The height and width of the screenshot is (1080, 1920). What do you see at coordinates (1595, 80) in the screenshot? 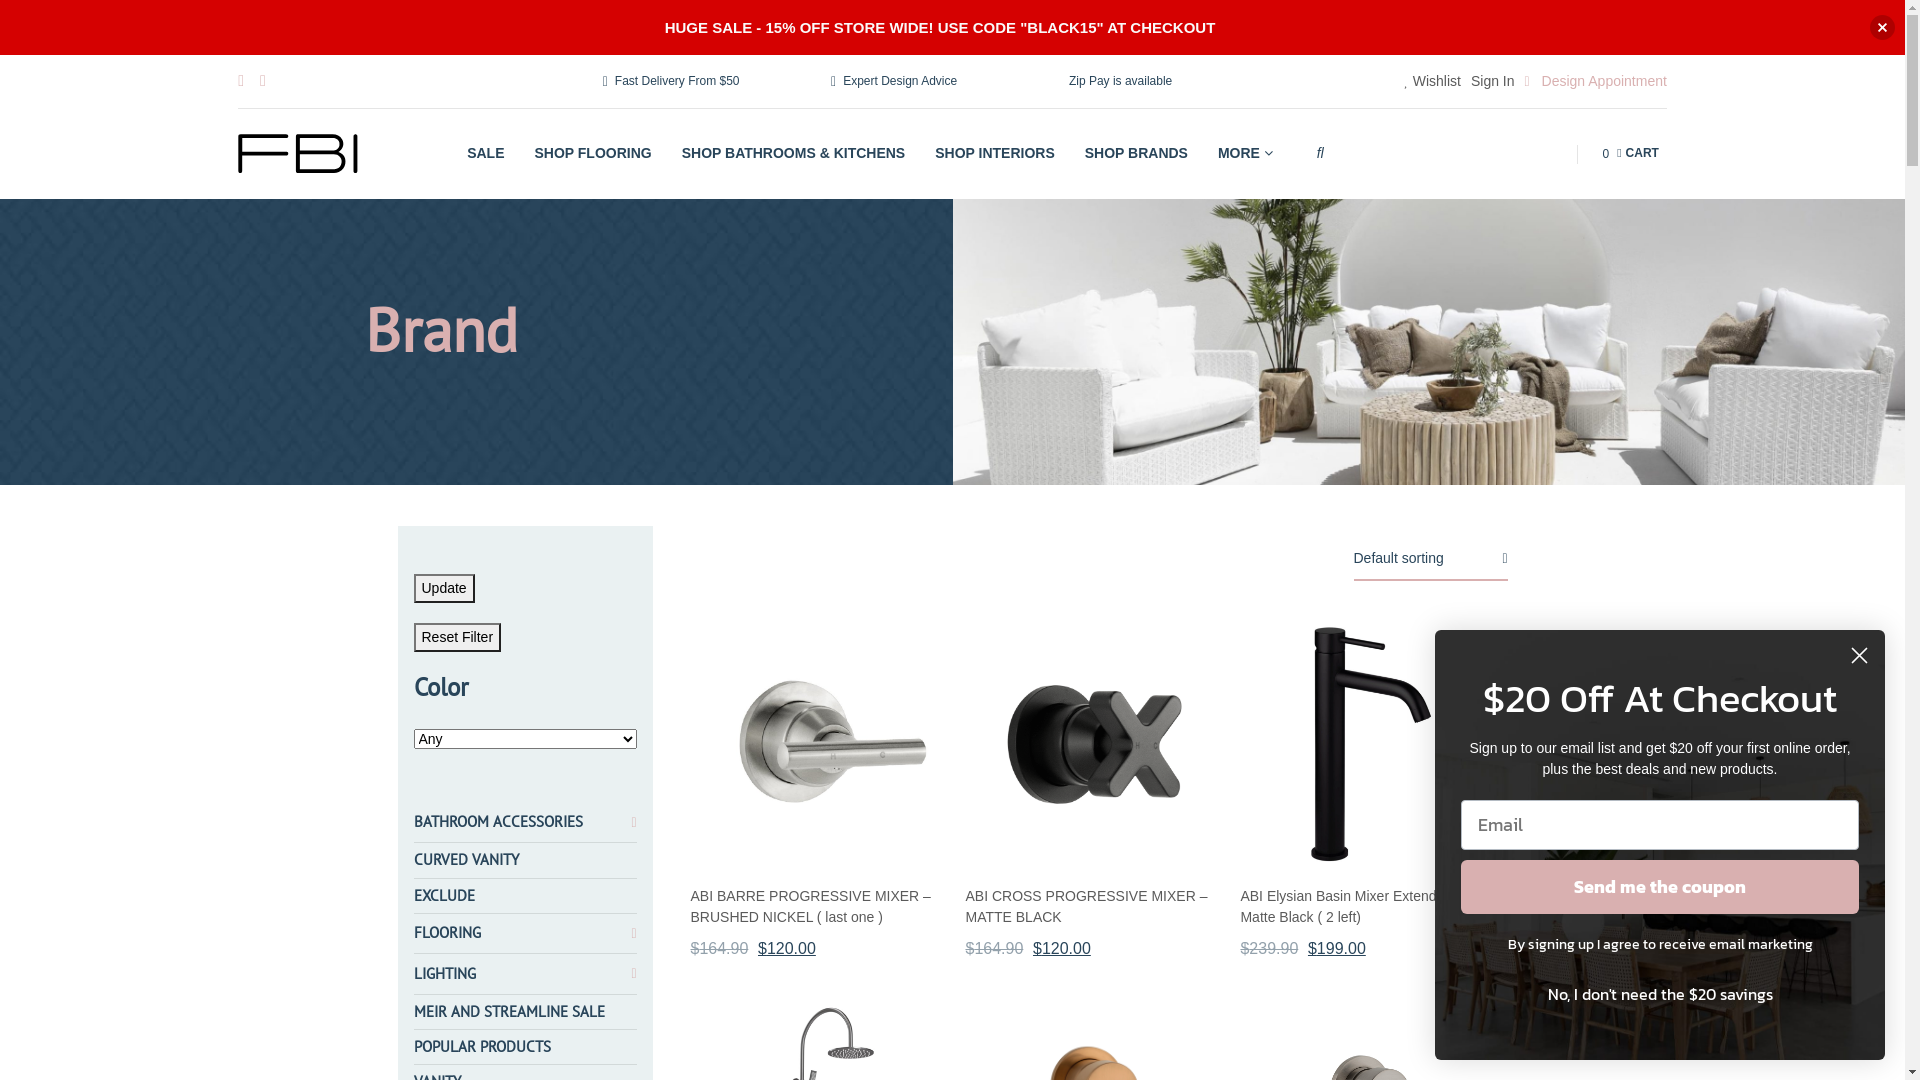
I see `'Design Appointment'` at bounding box center [1595, 80].